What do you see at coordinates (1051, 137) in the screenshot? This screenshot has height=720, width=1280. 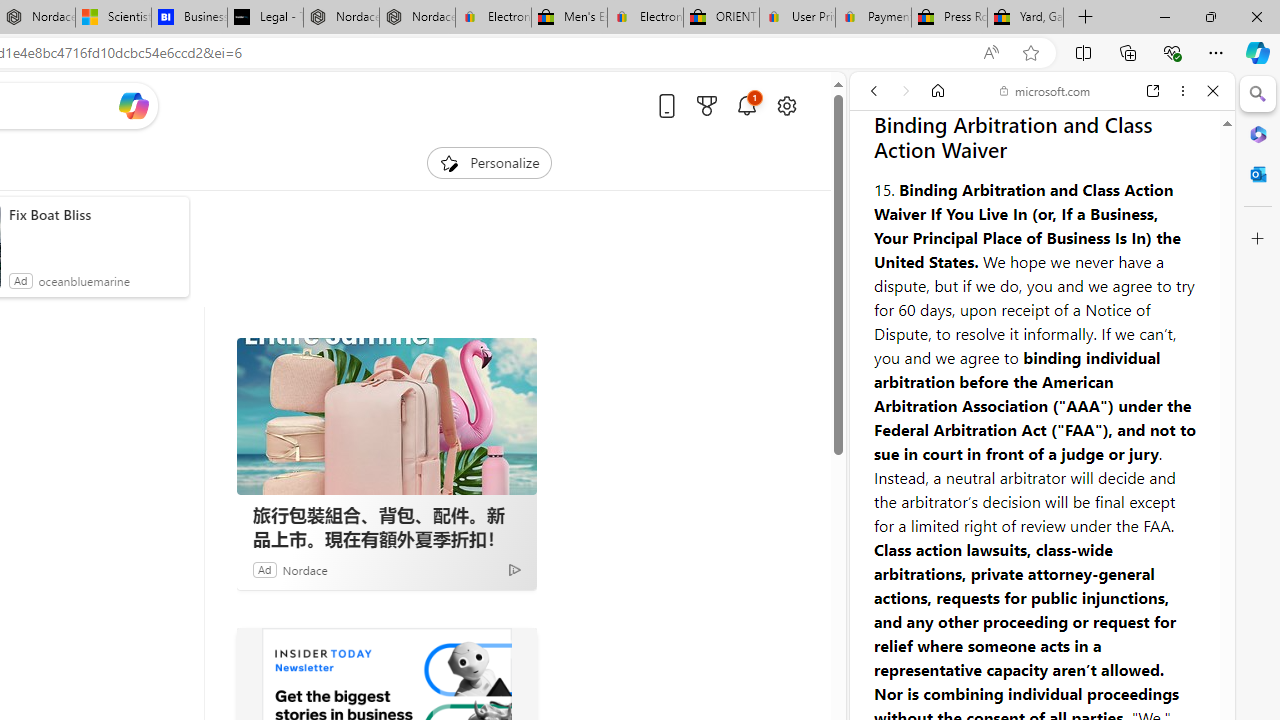 I see `'Search the web'` at bounding box center [1051, 137].